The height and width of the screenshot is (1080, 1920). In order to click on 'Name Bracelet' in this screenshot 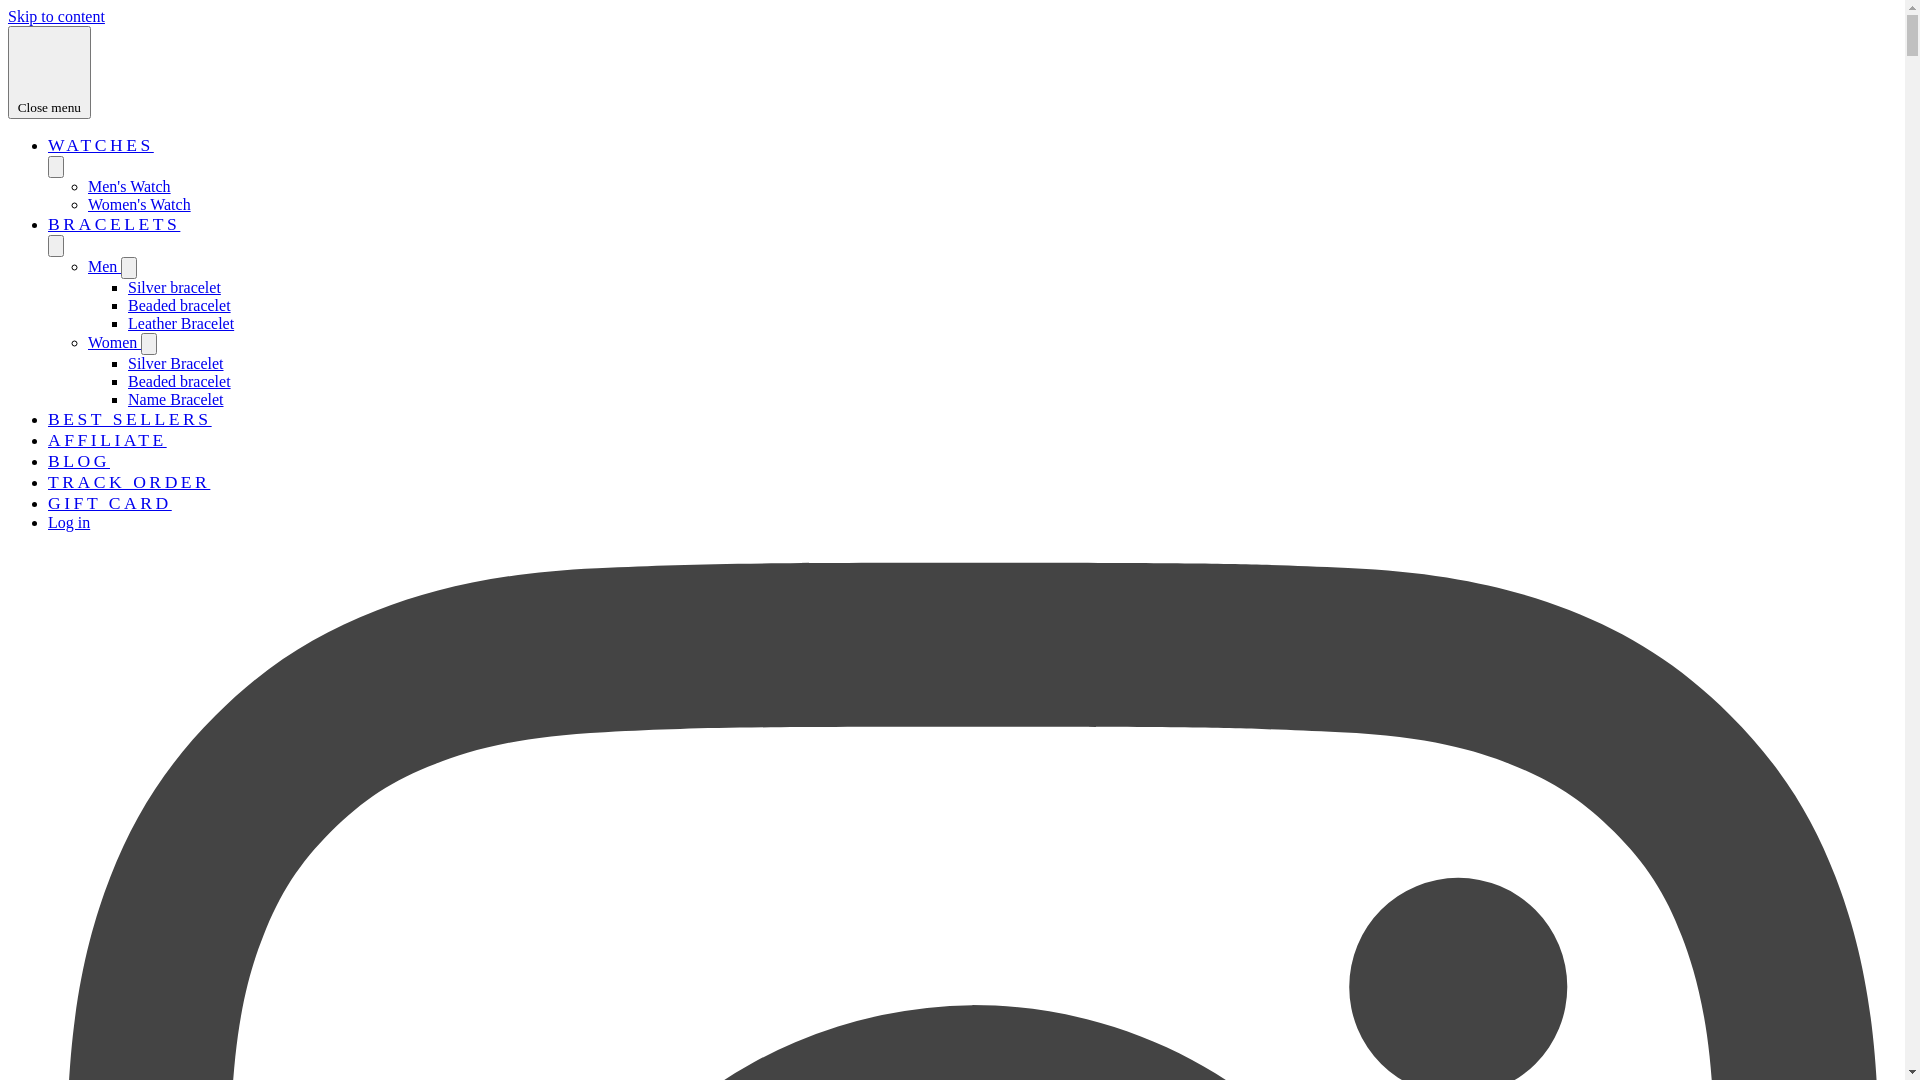, I will do `click(176, 399)`.